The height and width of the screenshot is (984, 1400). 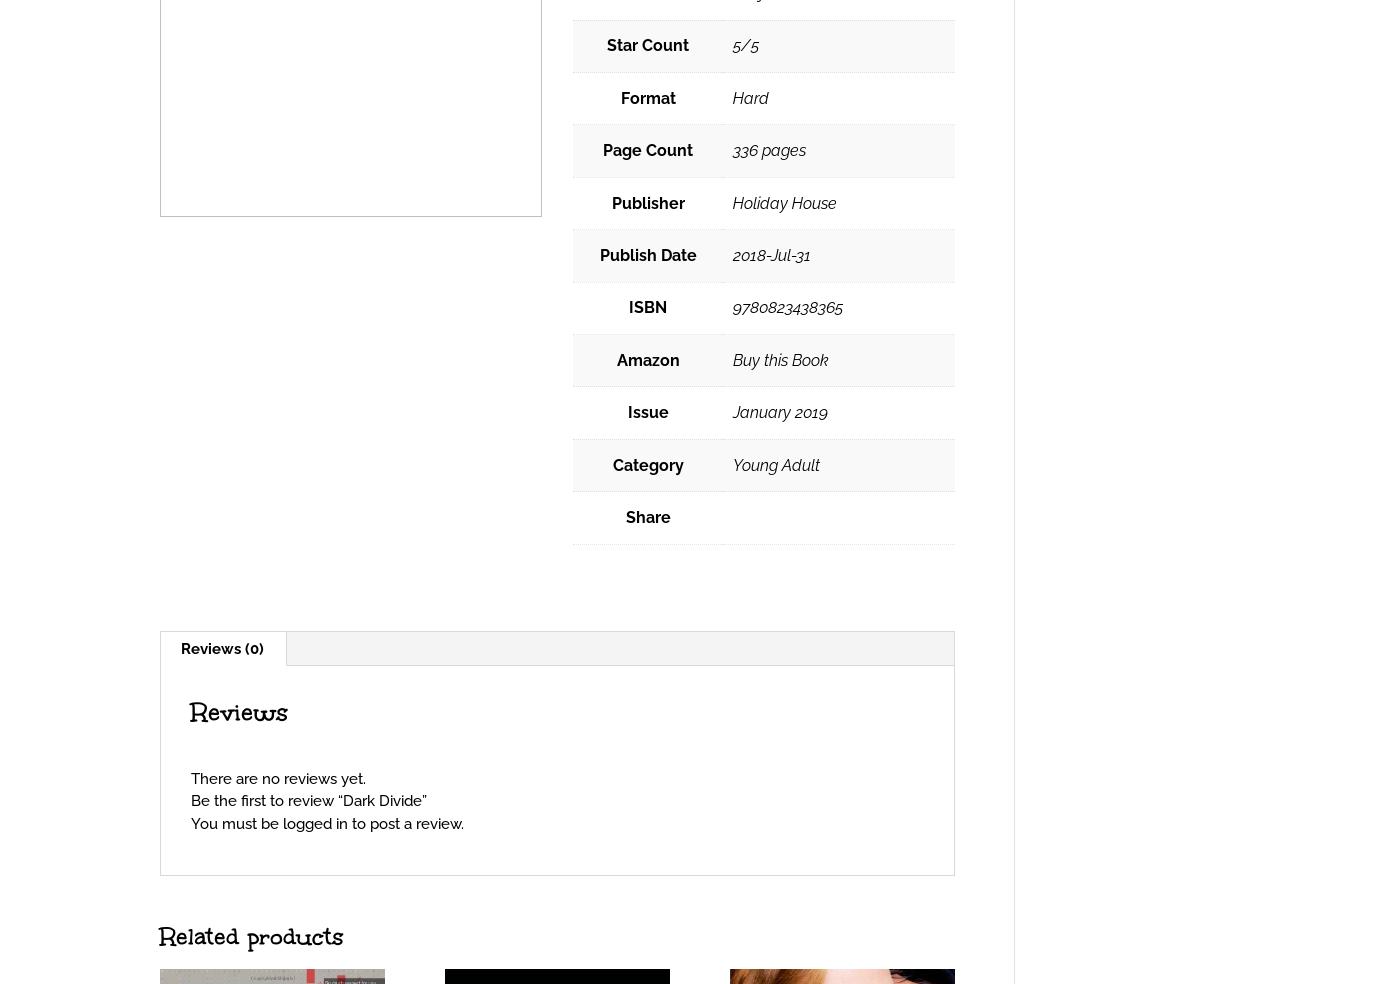 I want to click on 'Publish Date', so click(x=647, y=253).